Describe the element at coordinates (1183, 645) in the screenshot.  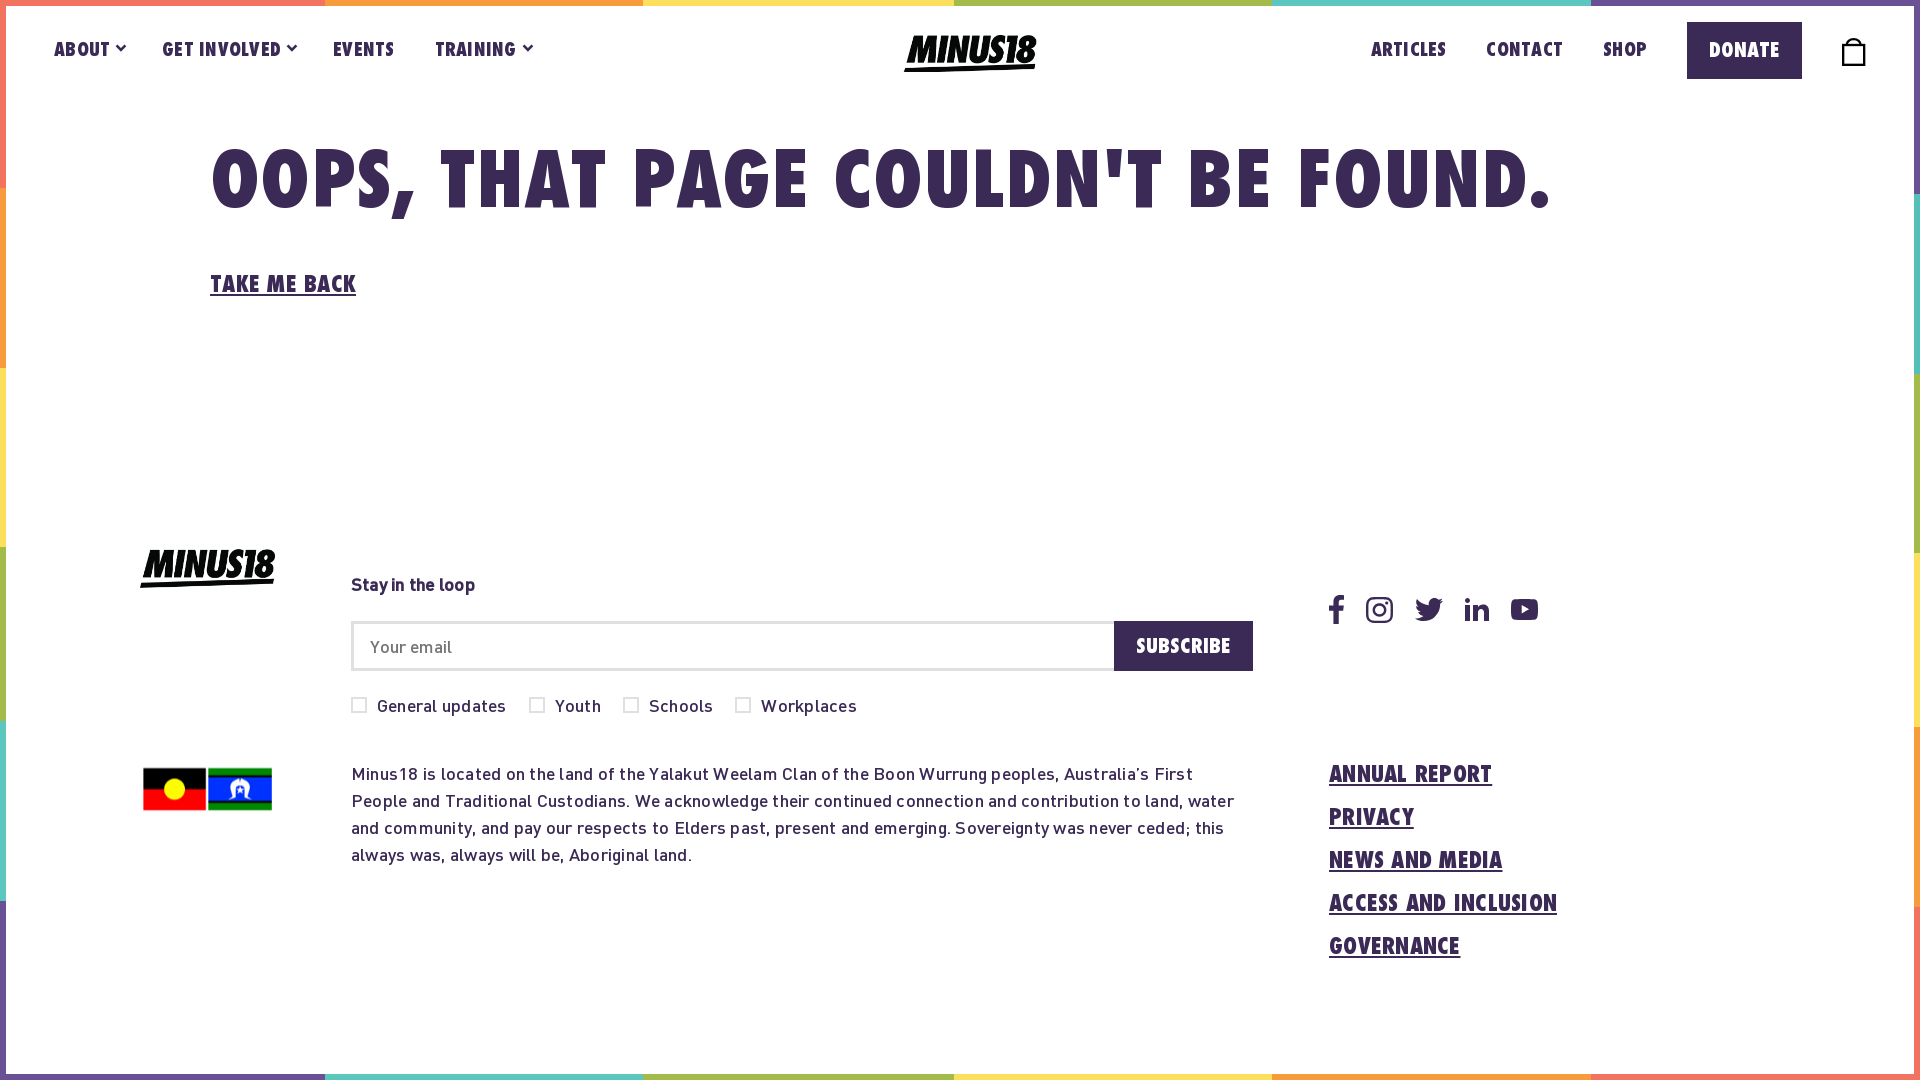
I see `'SUBSCRIBE'` at that location.